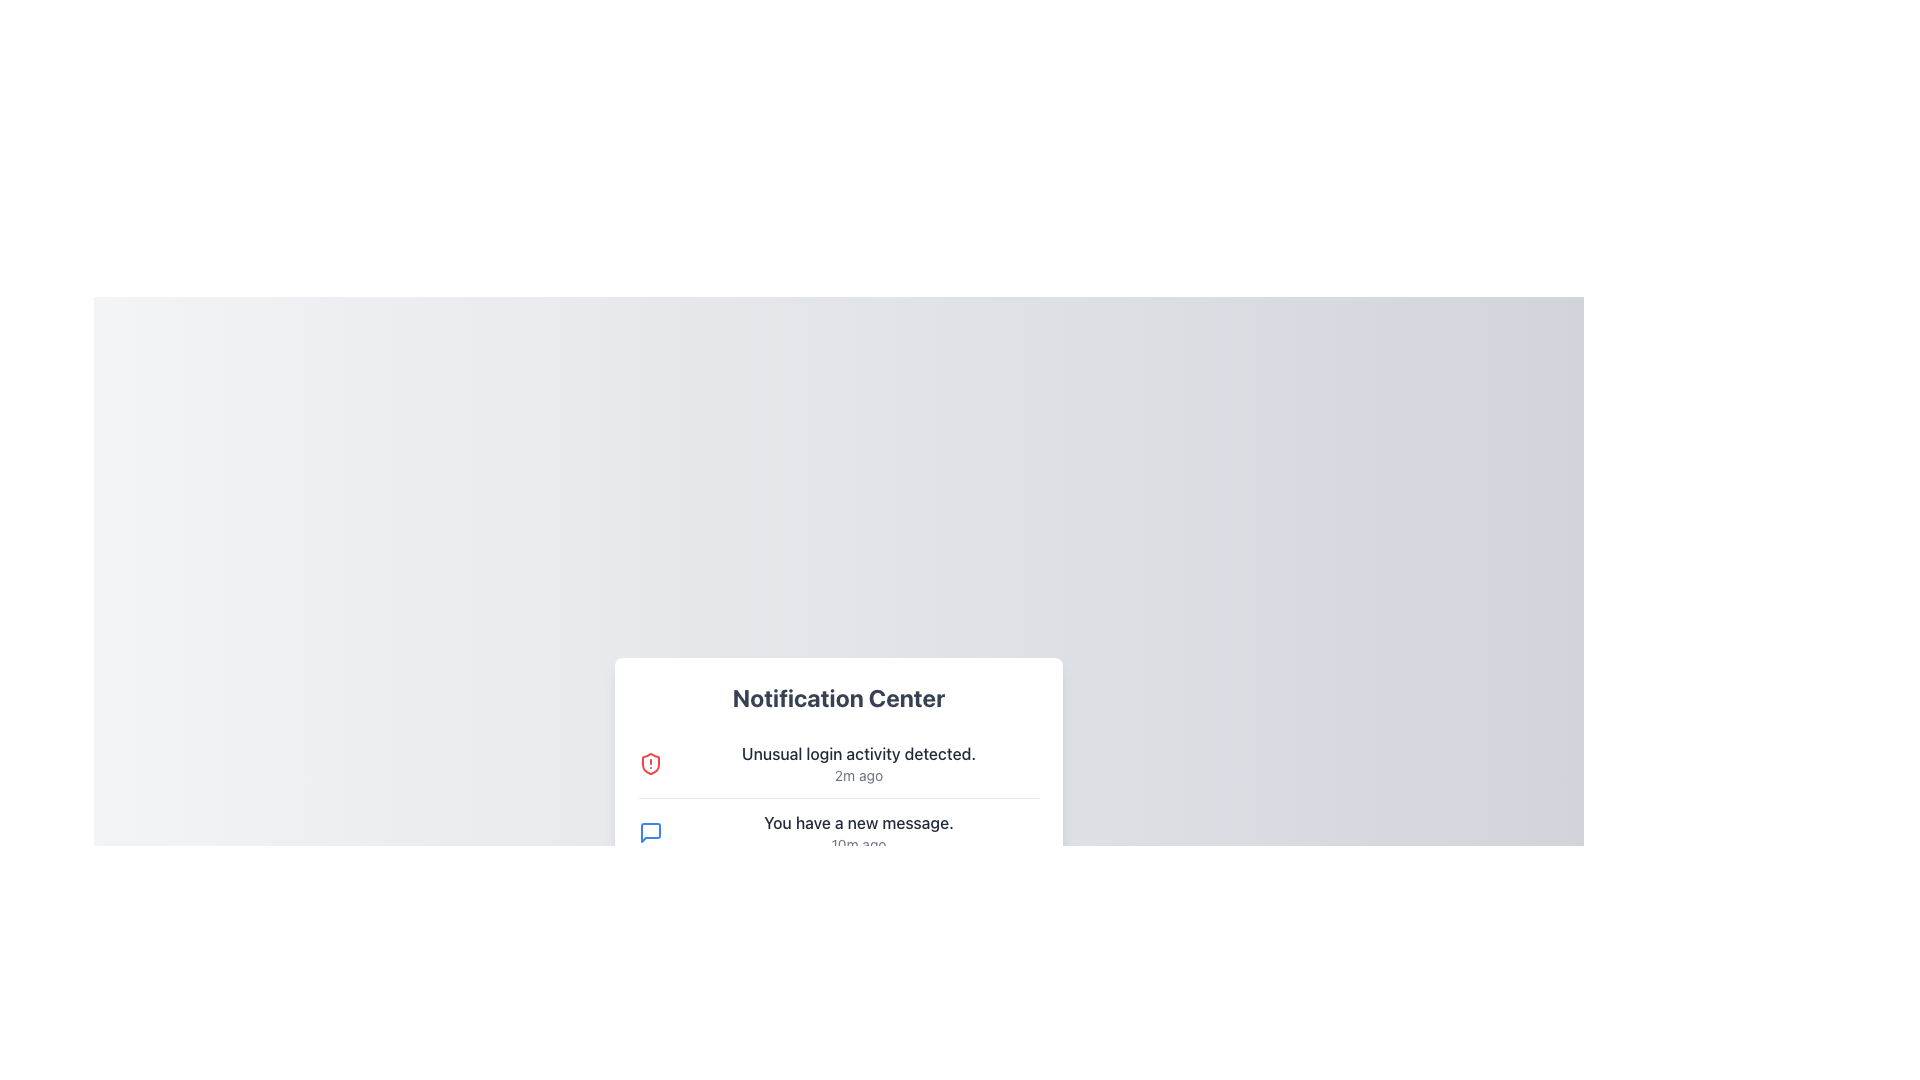 The image size is (1920, 1080). I want to click on the timestamp text label located in the 'Notification Center' section, positioned below and to the right of the message 'You have a new message.', so click(859, 844).